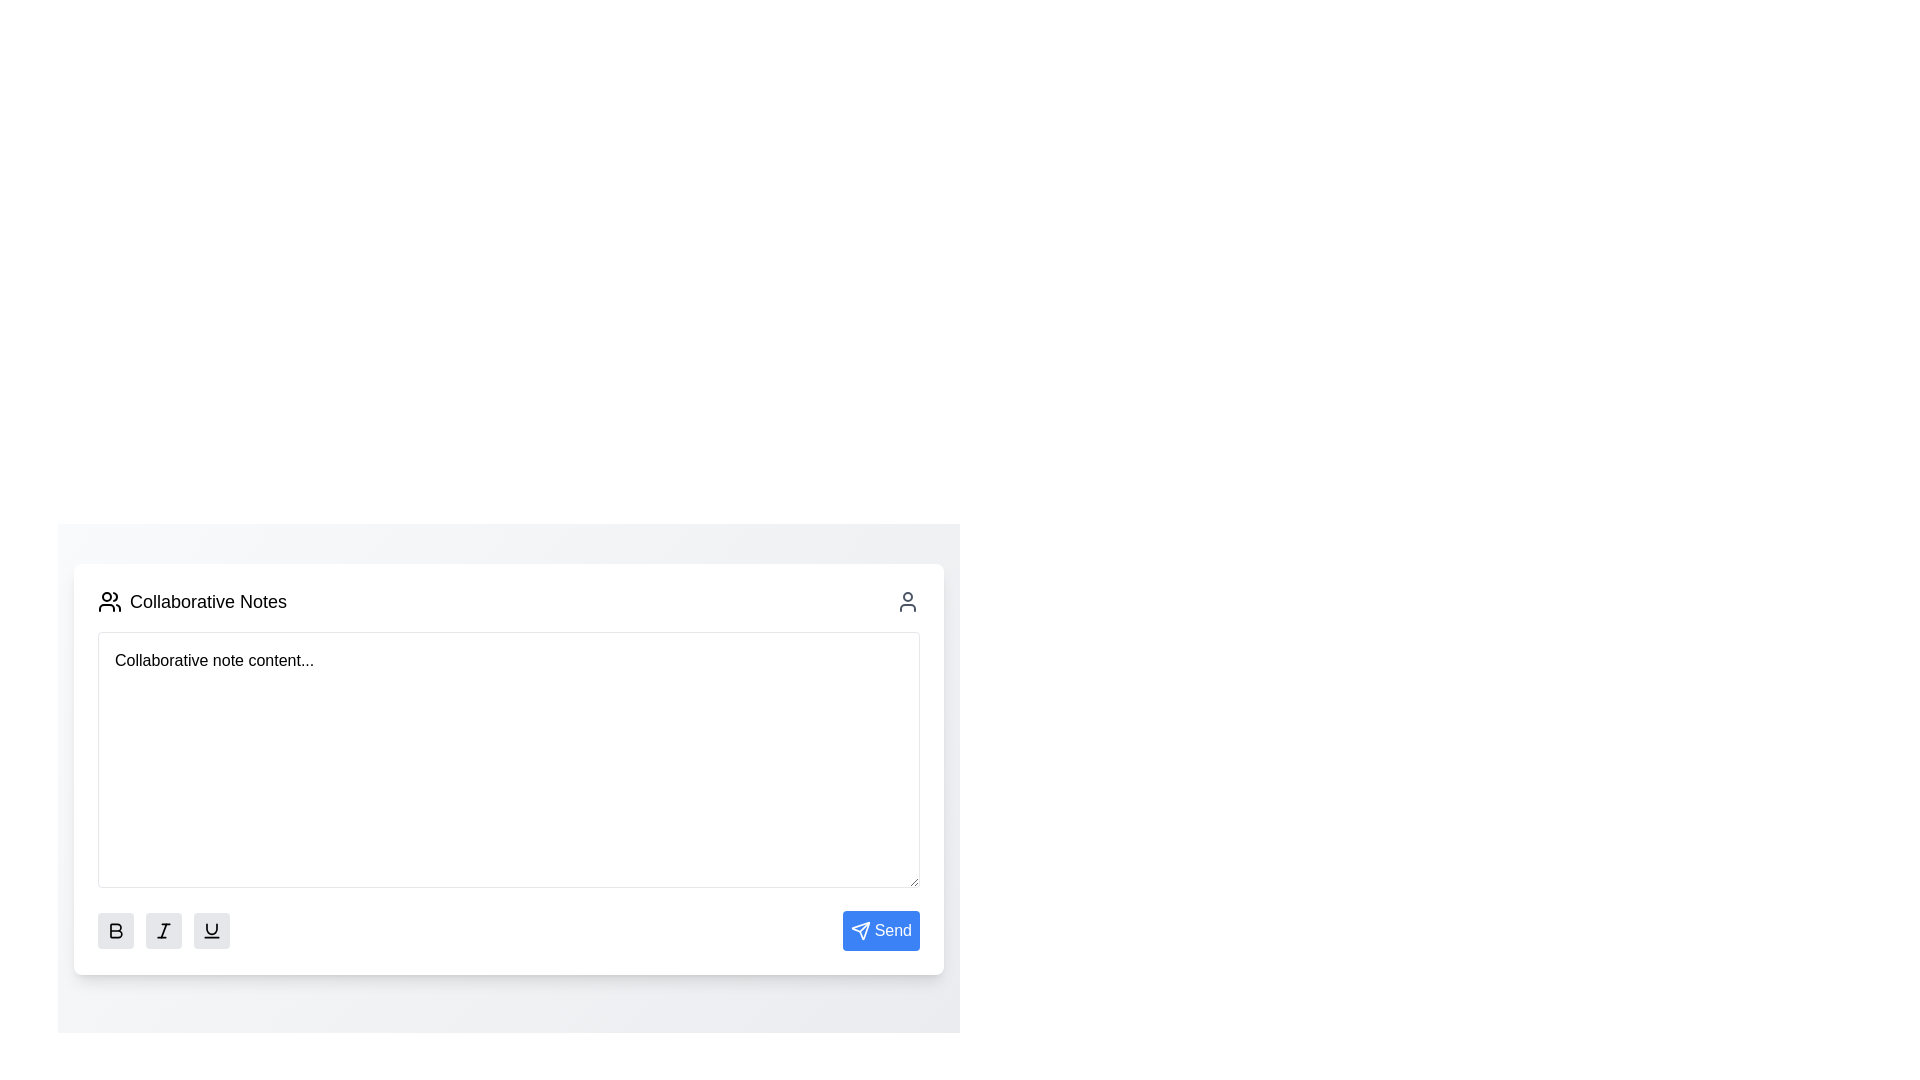  Describe the element at coordinates (114, 930) in the screenshot. I see `the square button with rounded corners and a bold letter 'B' icon, located at the bottom-left of the 'Collaborative Notes' area` at that location.